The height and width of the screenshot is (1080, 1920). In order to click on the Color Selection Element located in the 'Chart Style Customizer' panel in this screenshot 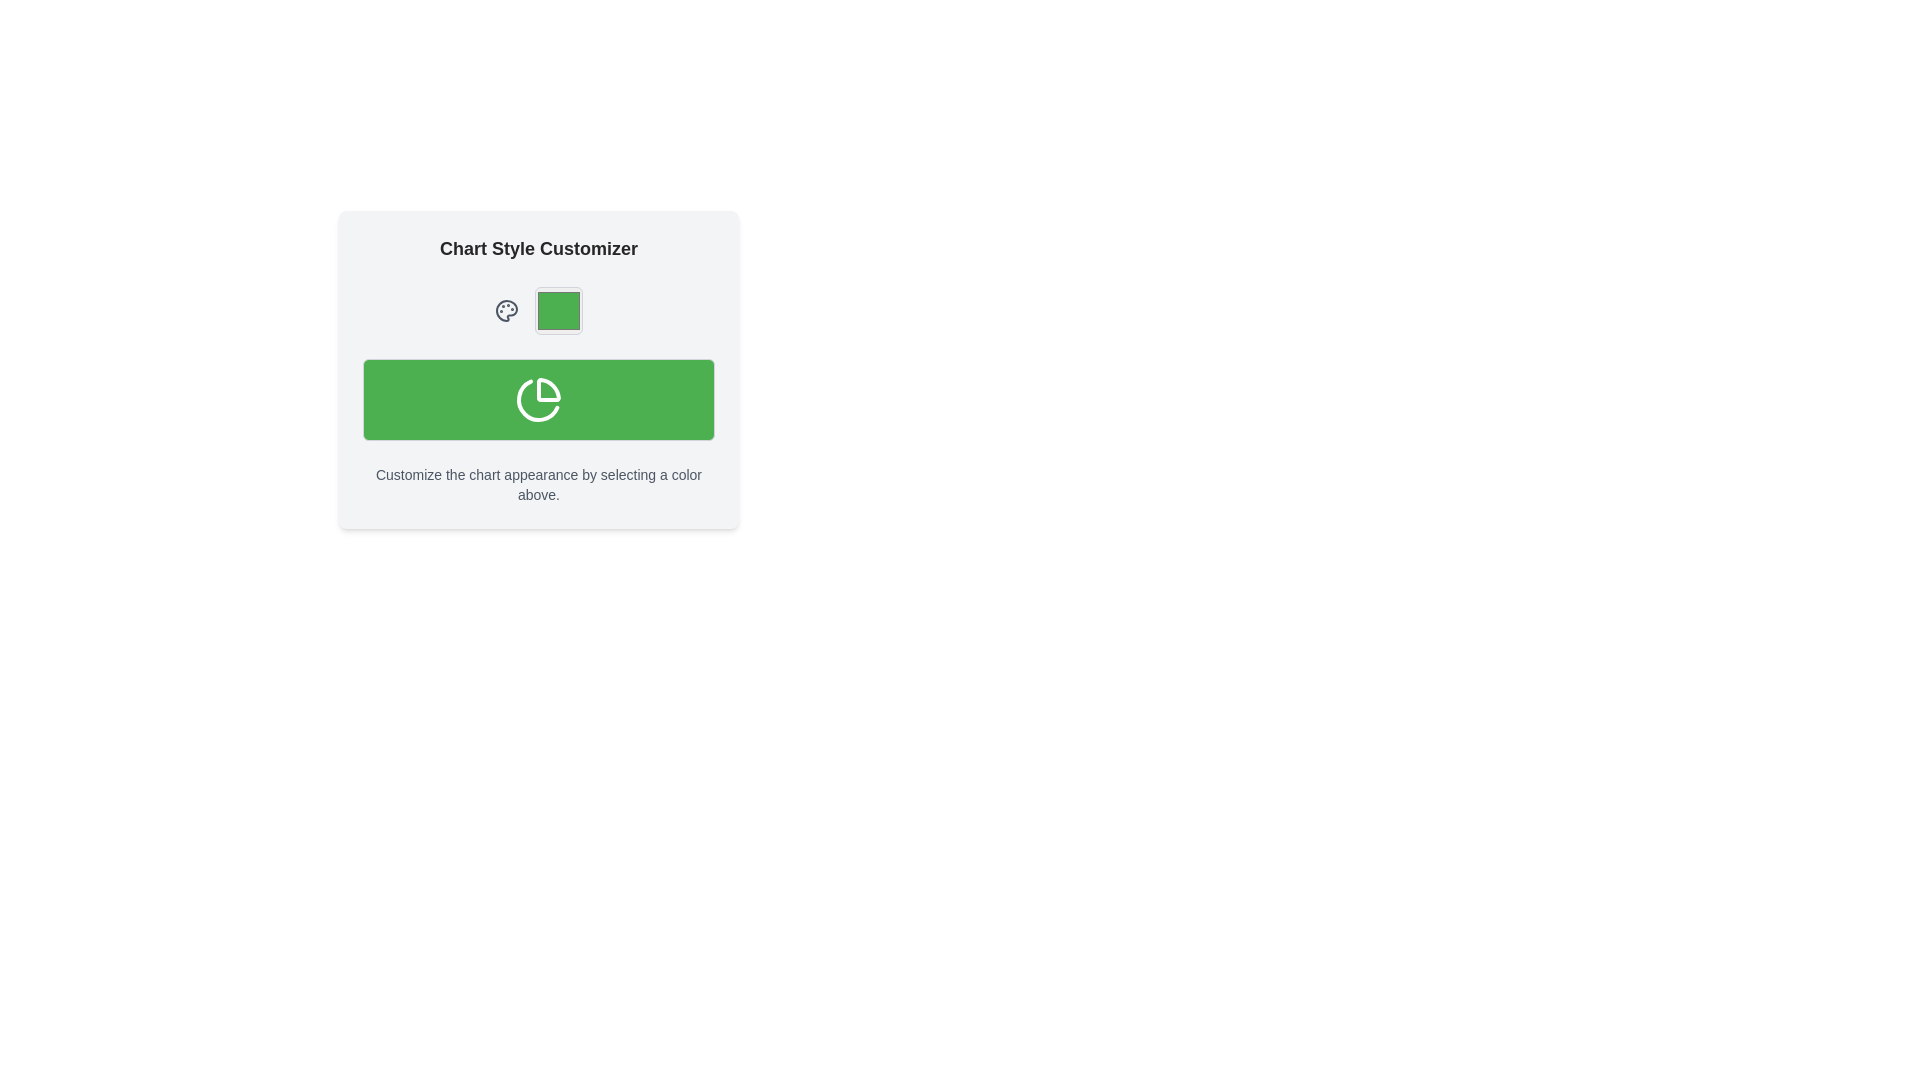, I will do `click(538, 311)`.